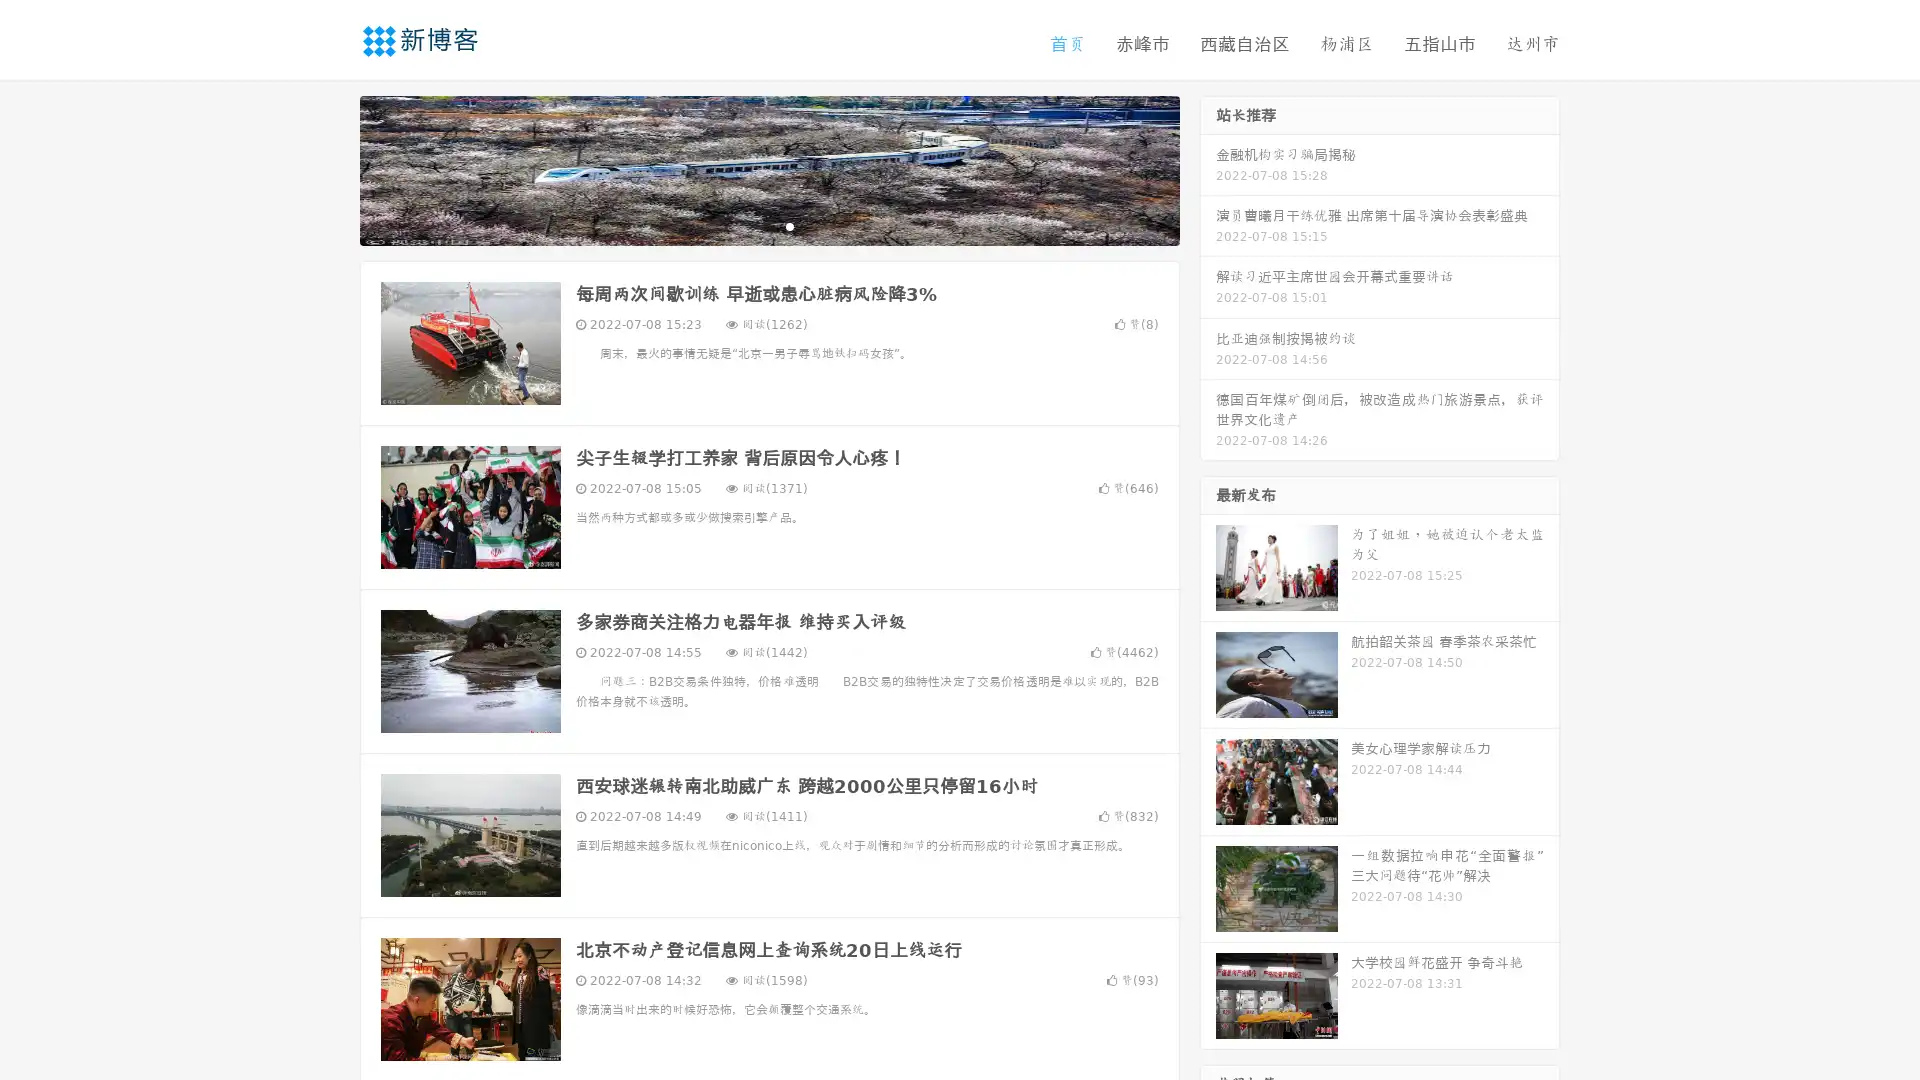  I want to click on Go to slide 2, so click(768, 225).